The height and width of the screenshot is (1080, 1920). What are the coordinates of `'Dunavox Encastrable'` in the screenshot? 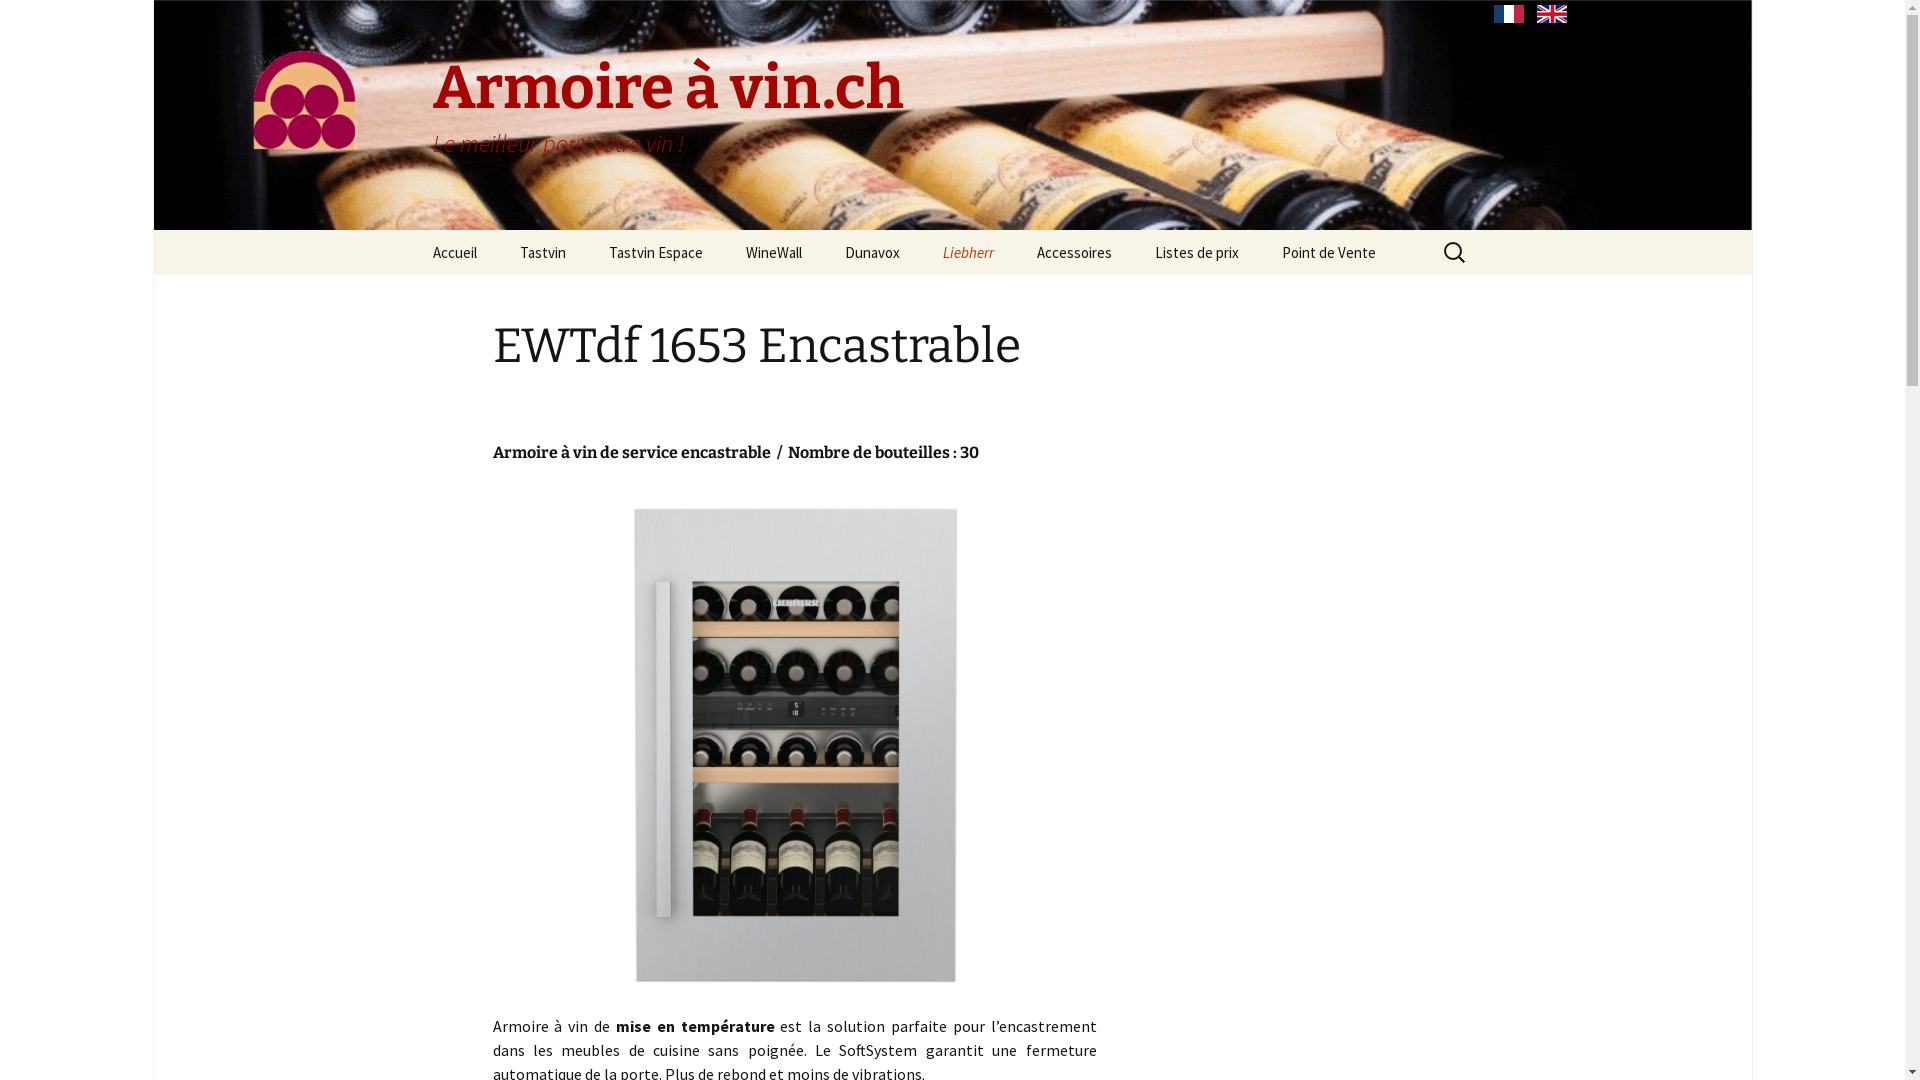 It's located at (922, 297).